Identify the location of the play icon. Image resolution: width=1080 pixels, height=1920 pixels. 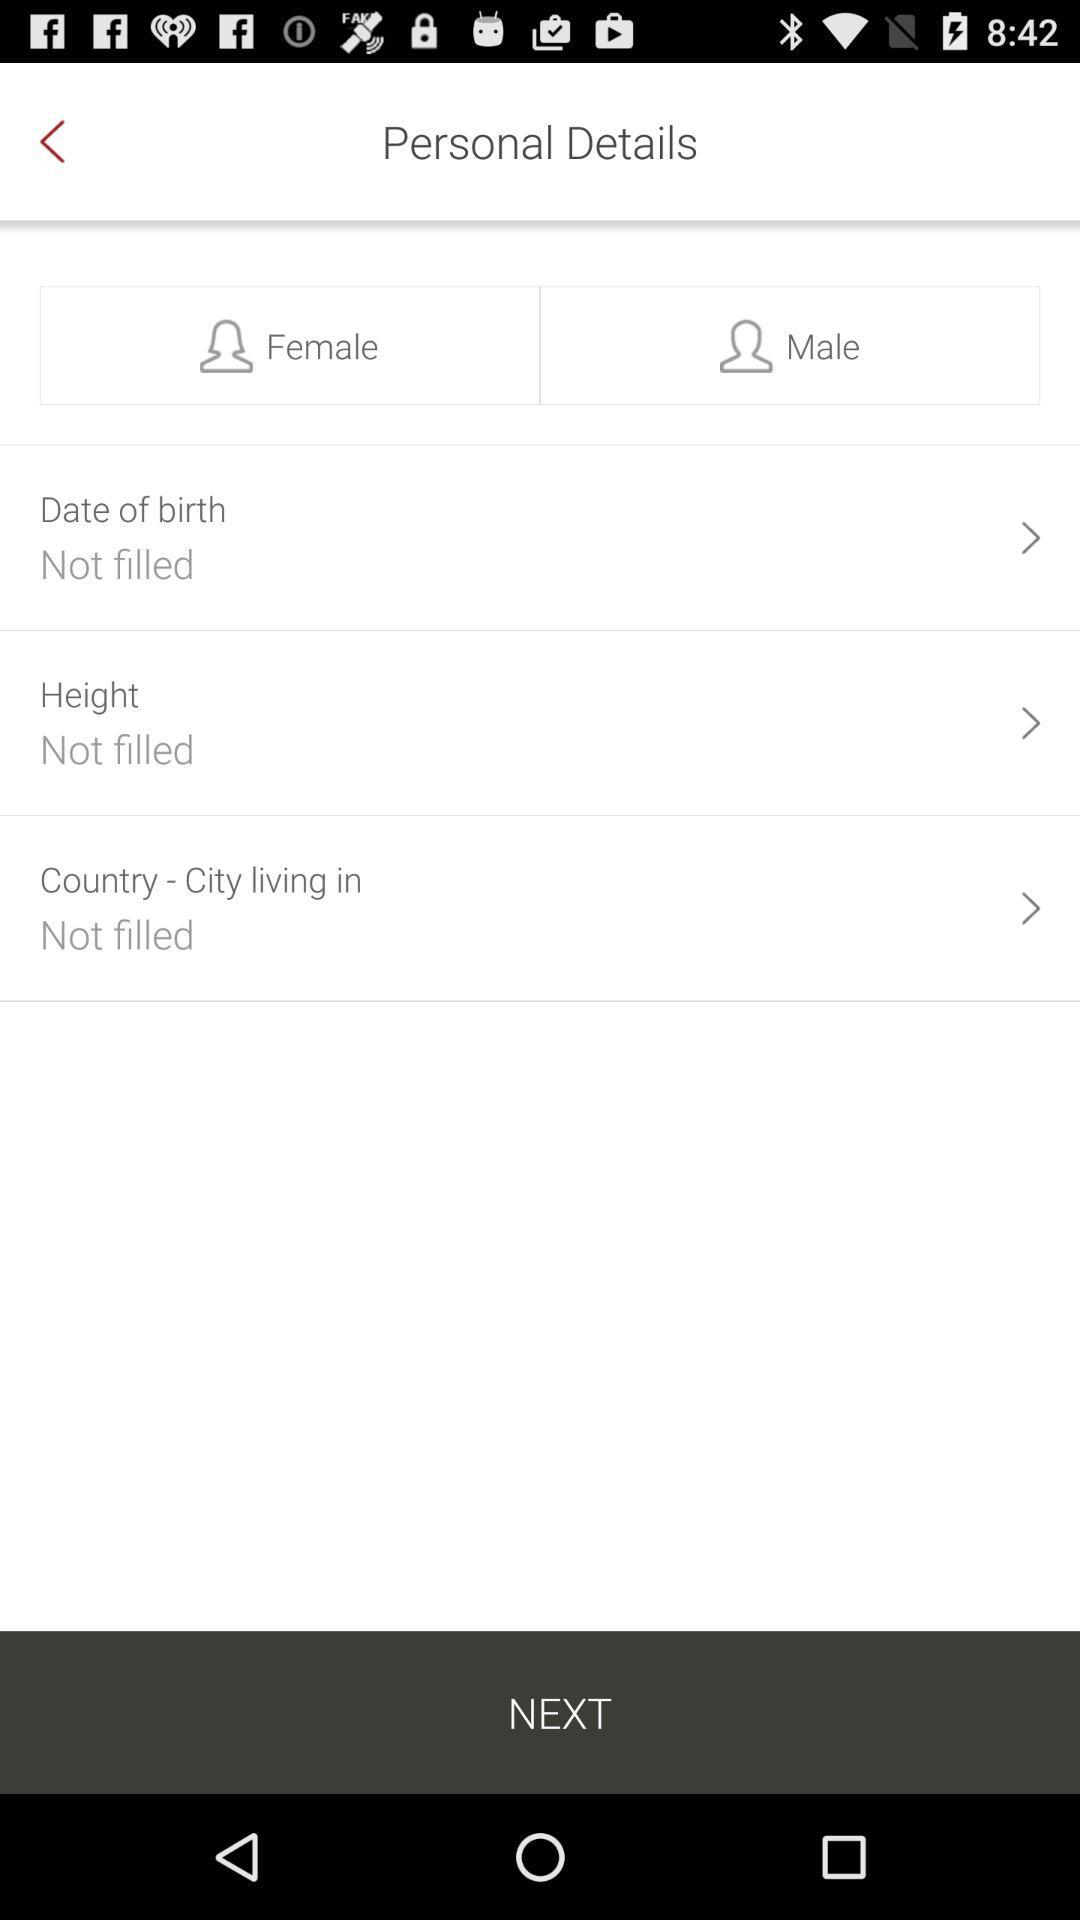
(1030, 574).